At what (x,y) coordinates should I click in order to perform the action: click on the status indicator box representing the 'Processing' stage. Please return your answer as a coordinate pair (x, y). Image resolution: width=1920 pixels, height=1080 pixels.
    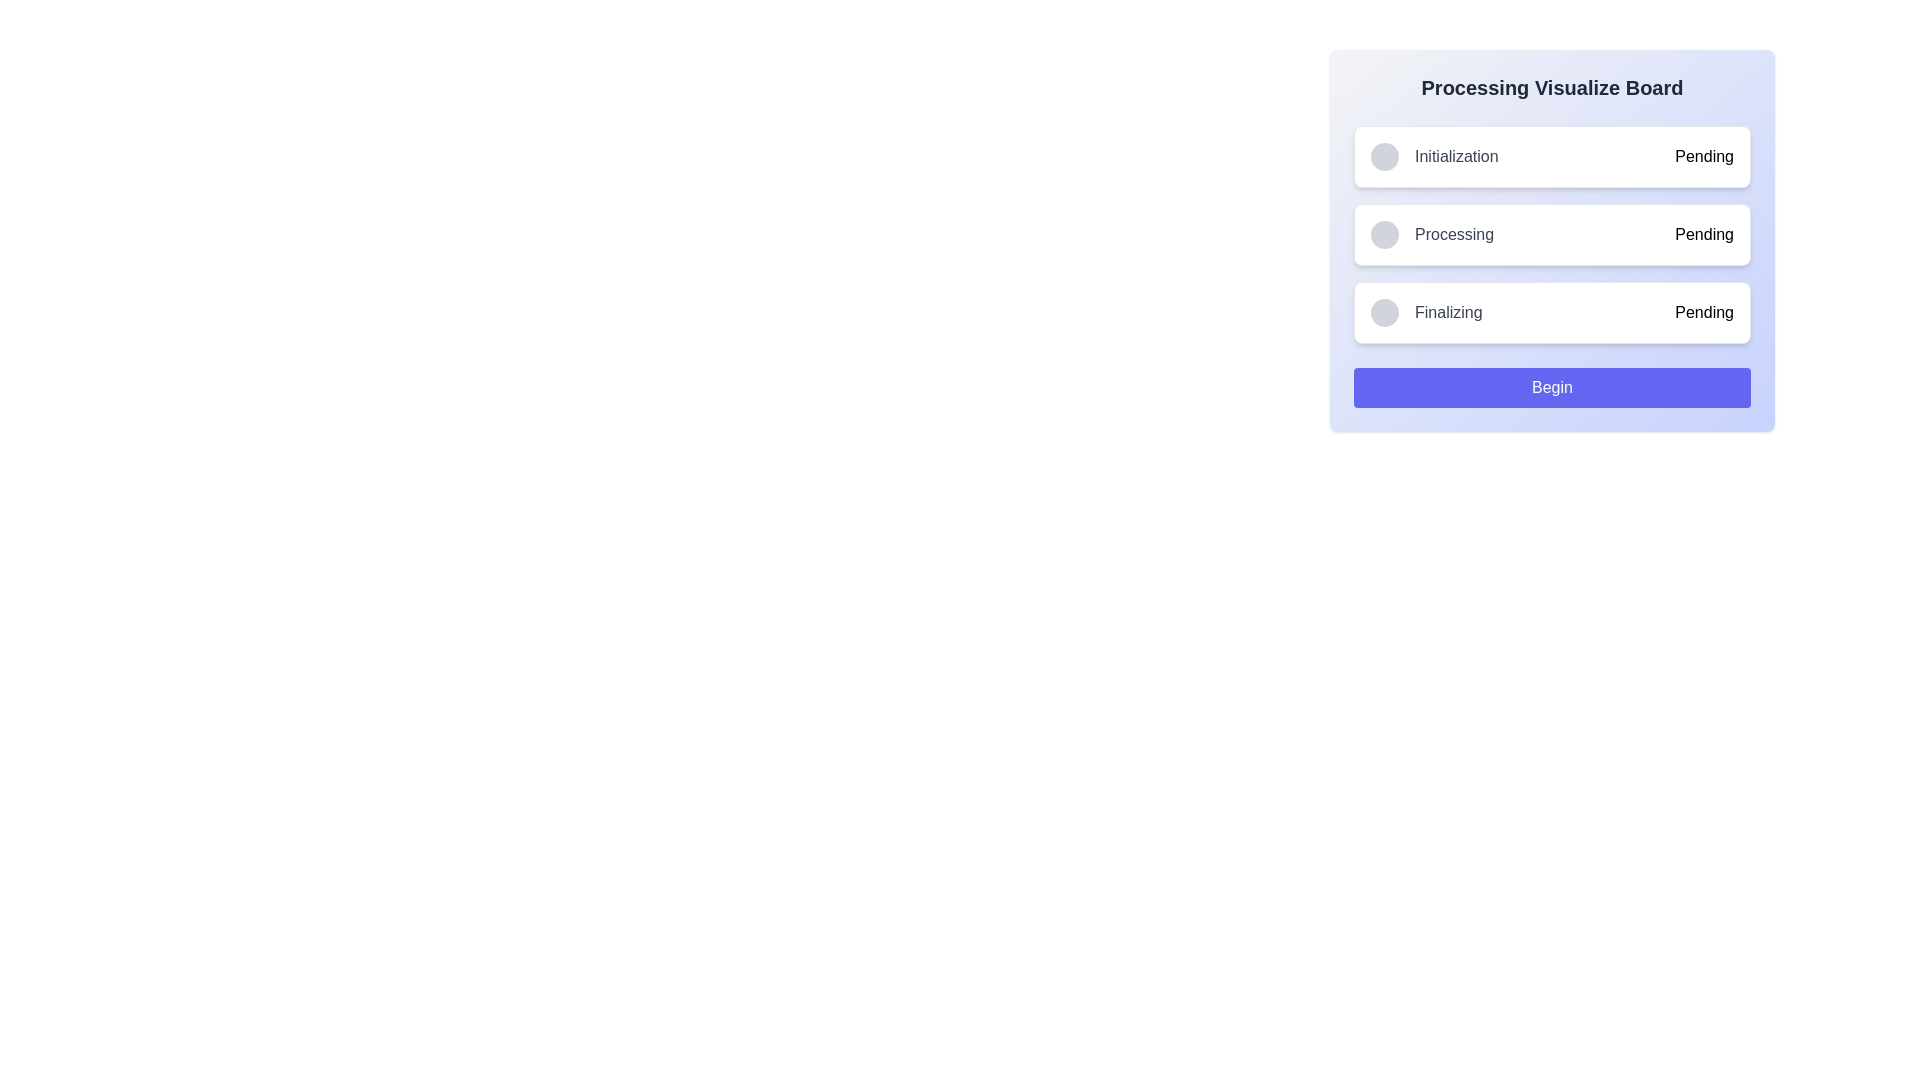
    Looking at the image, I should click on (1551, 234).